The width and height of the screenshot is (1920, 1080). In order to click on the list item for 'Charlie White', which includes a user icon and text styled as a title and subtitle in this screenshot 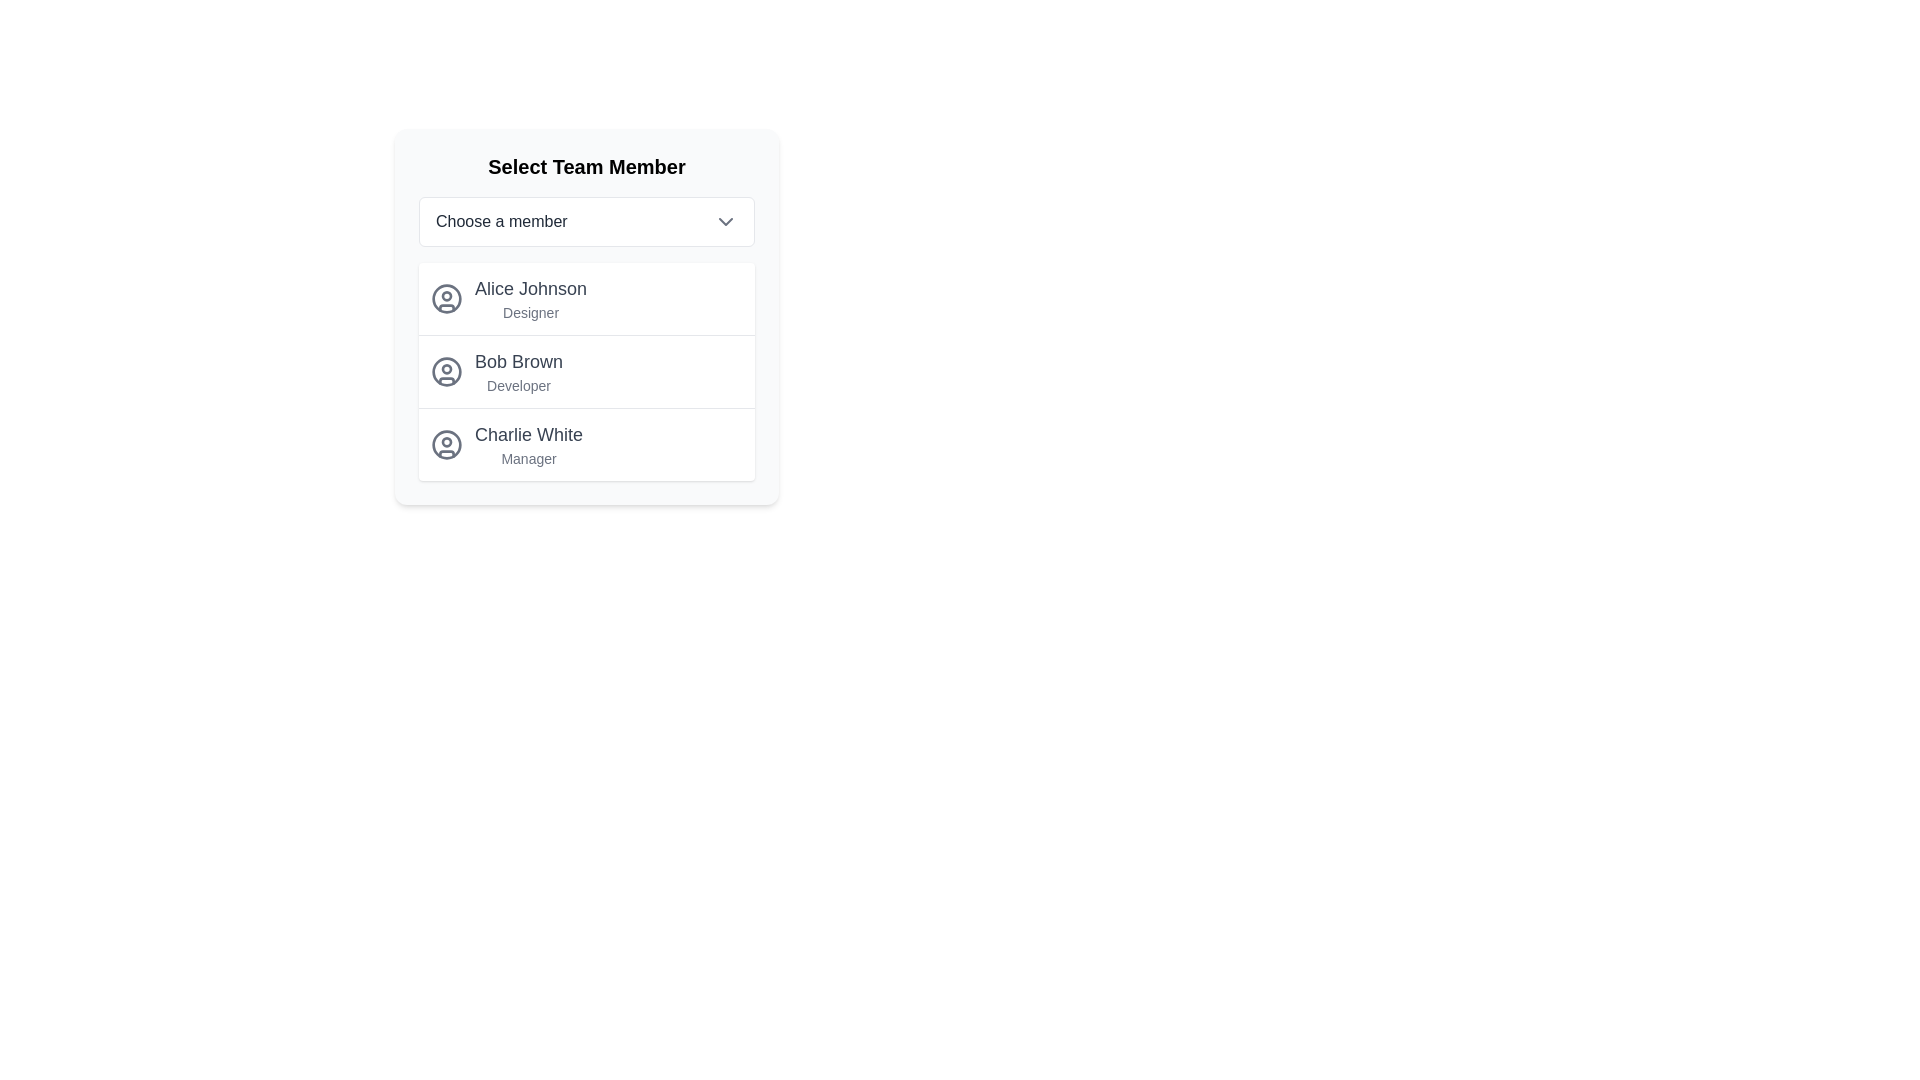, I will do `click(507, 443)`.